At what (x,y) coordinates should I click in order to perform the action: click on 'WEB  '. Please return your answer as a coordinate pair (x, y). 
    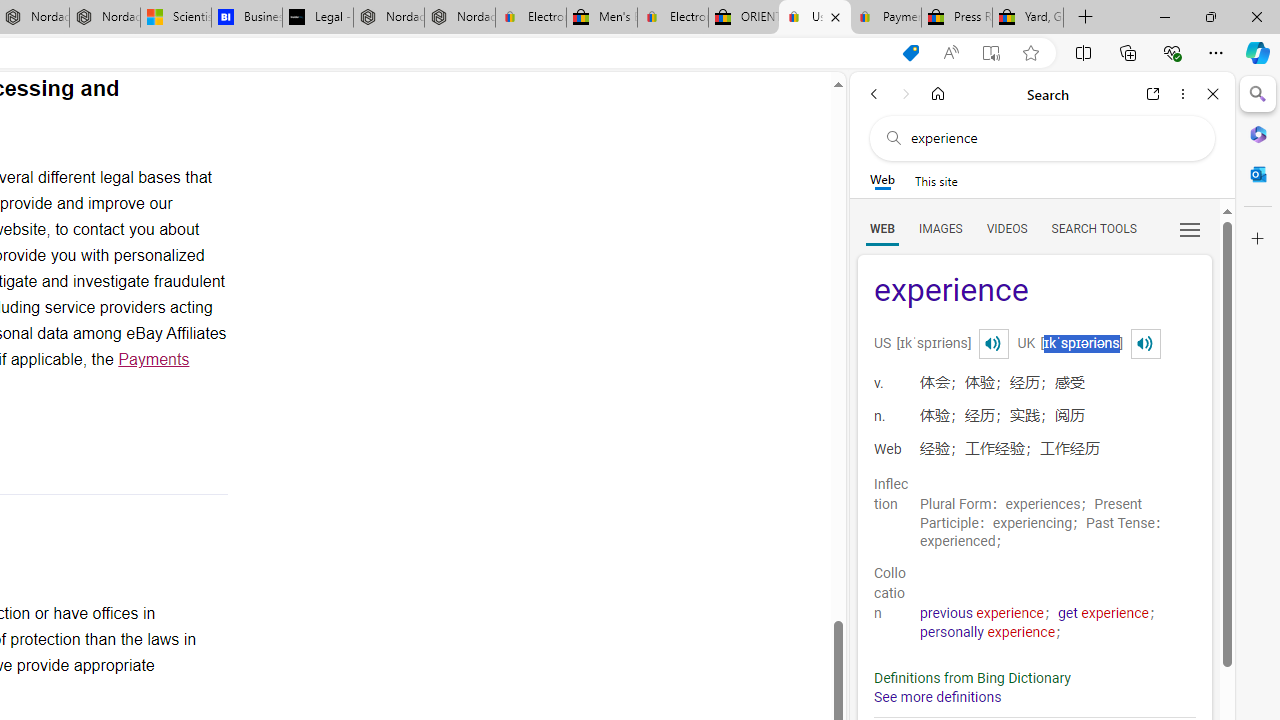
    Looking at the image, I should click on (881, 227).